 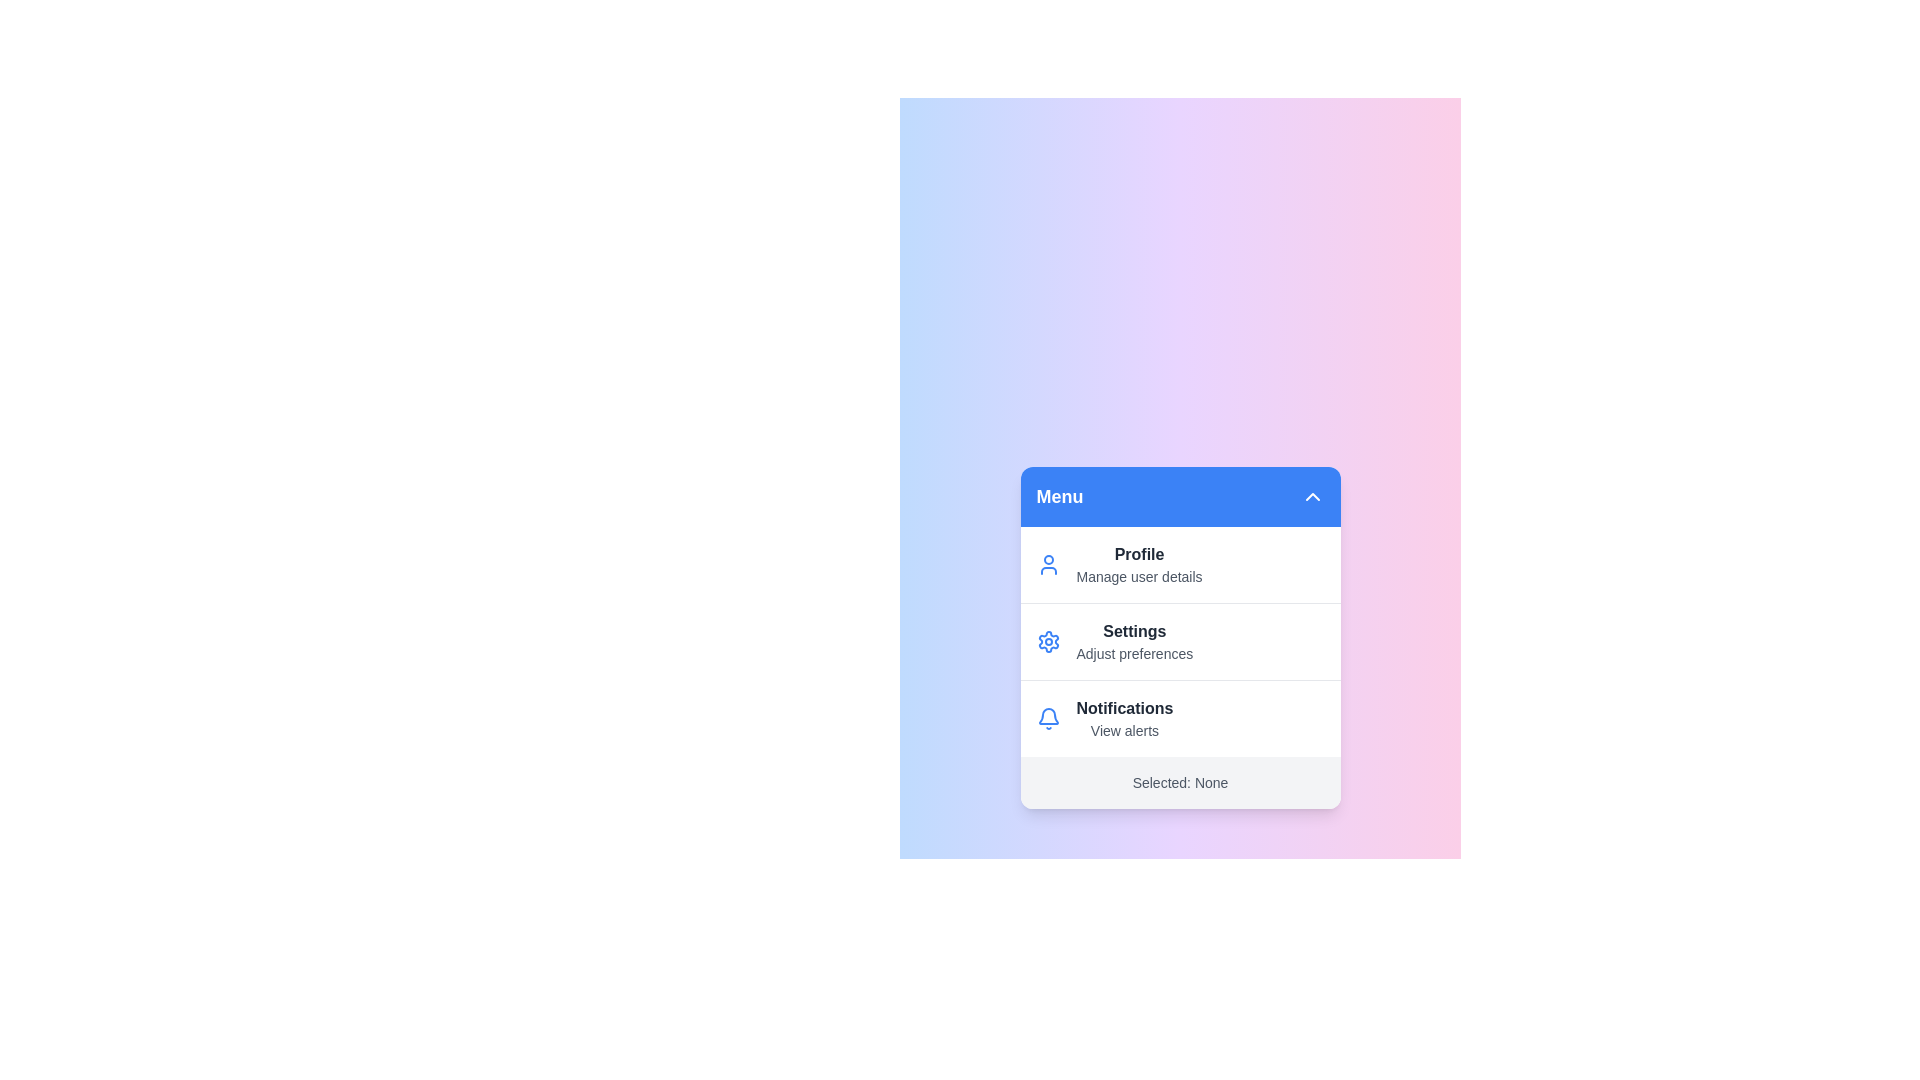 What do you see at coordinates (1312, 496) in the screenshot?
I see `the toggle button in the header to toggle the menu visibility` at bounding box center [1312, 496].